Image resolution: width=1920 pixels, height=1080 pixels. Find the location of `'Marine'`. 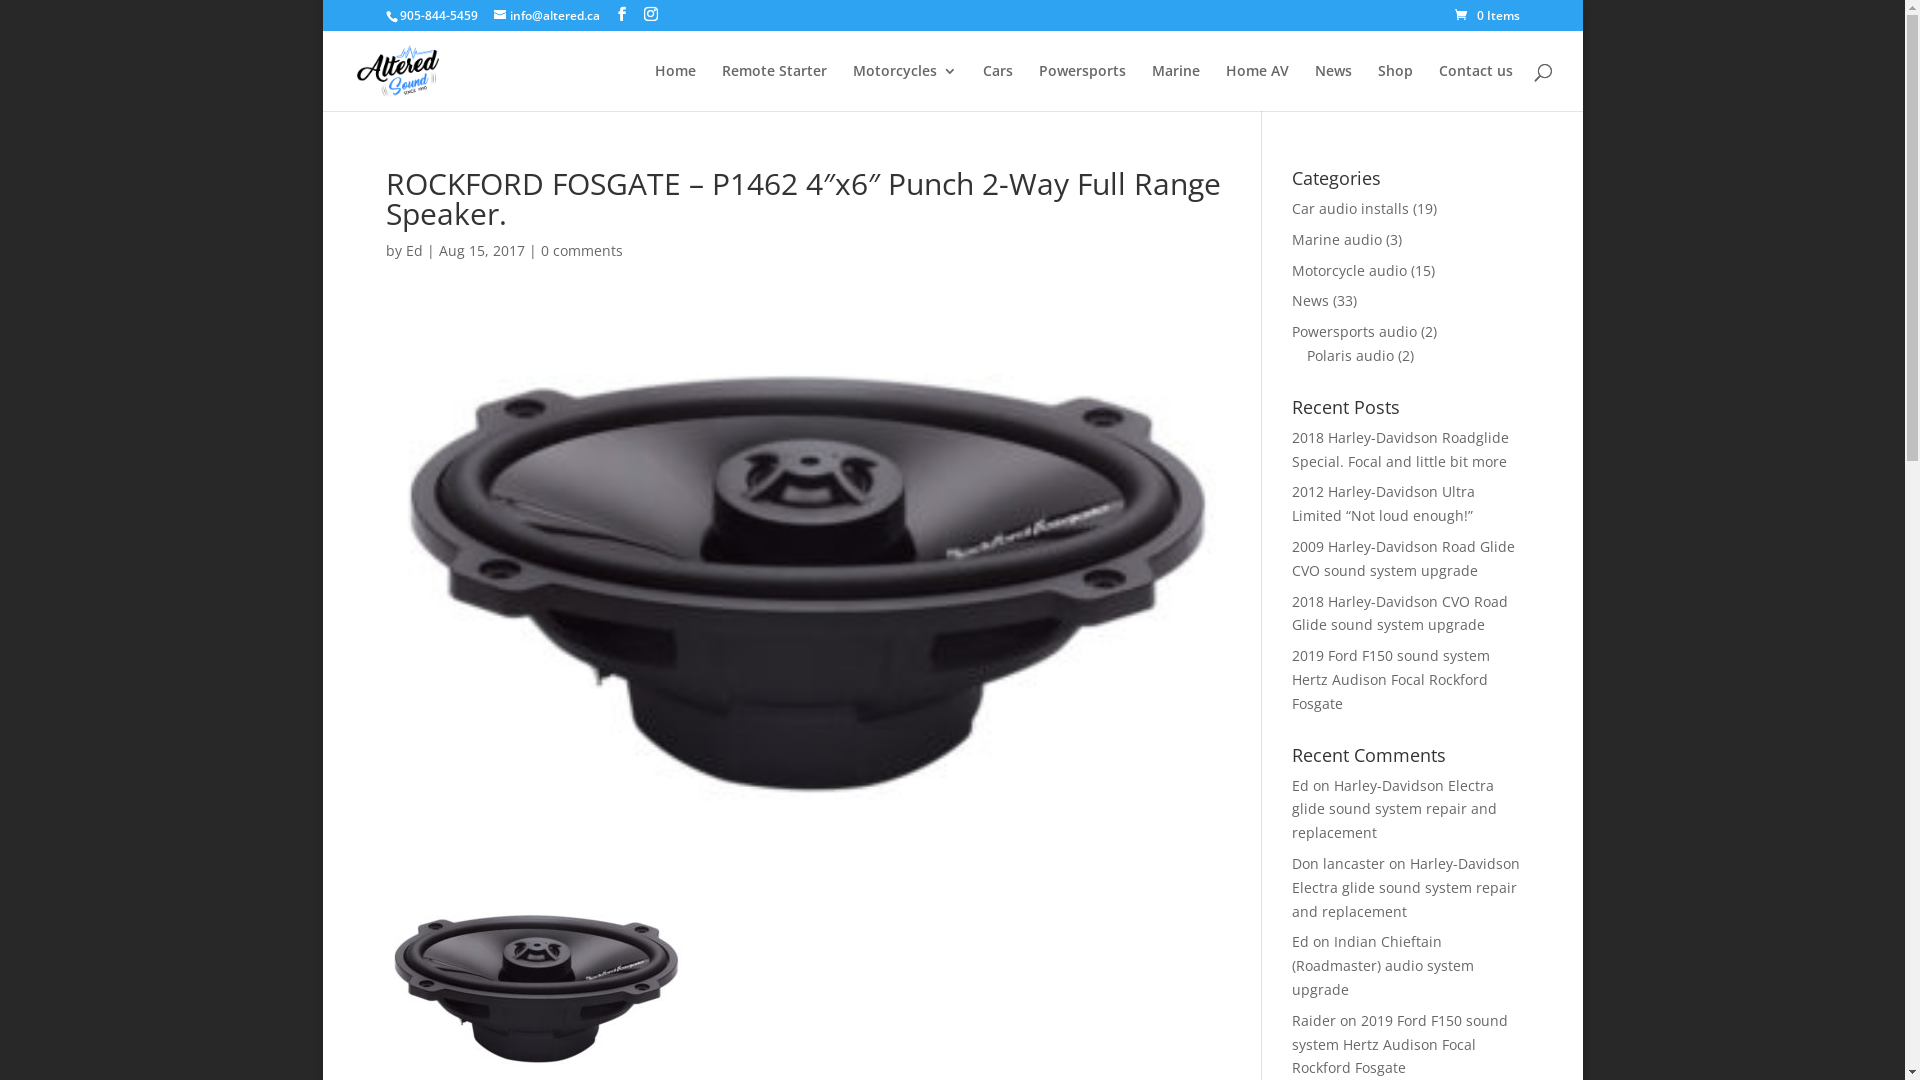

'Marine' is located at coordinates (1176, 86).